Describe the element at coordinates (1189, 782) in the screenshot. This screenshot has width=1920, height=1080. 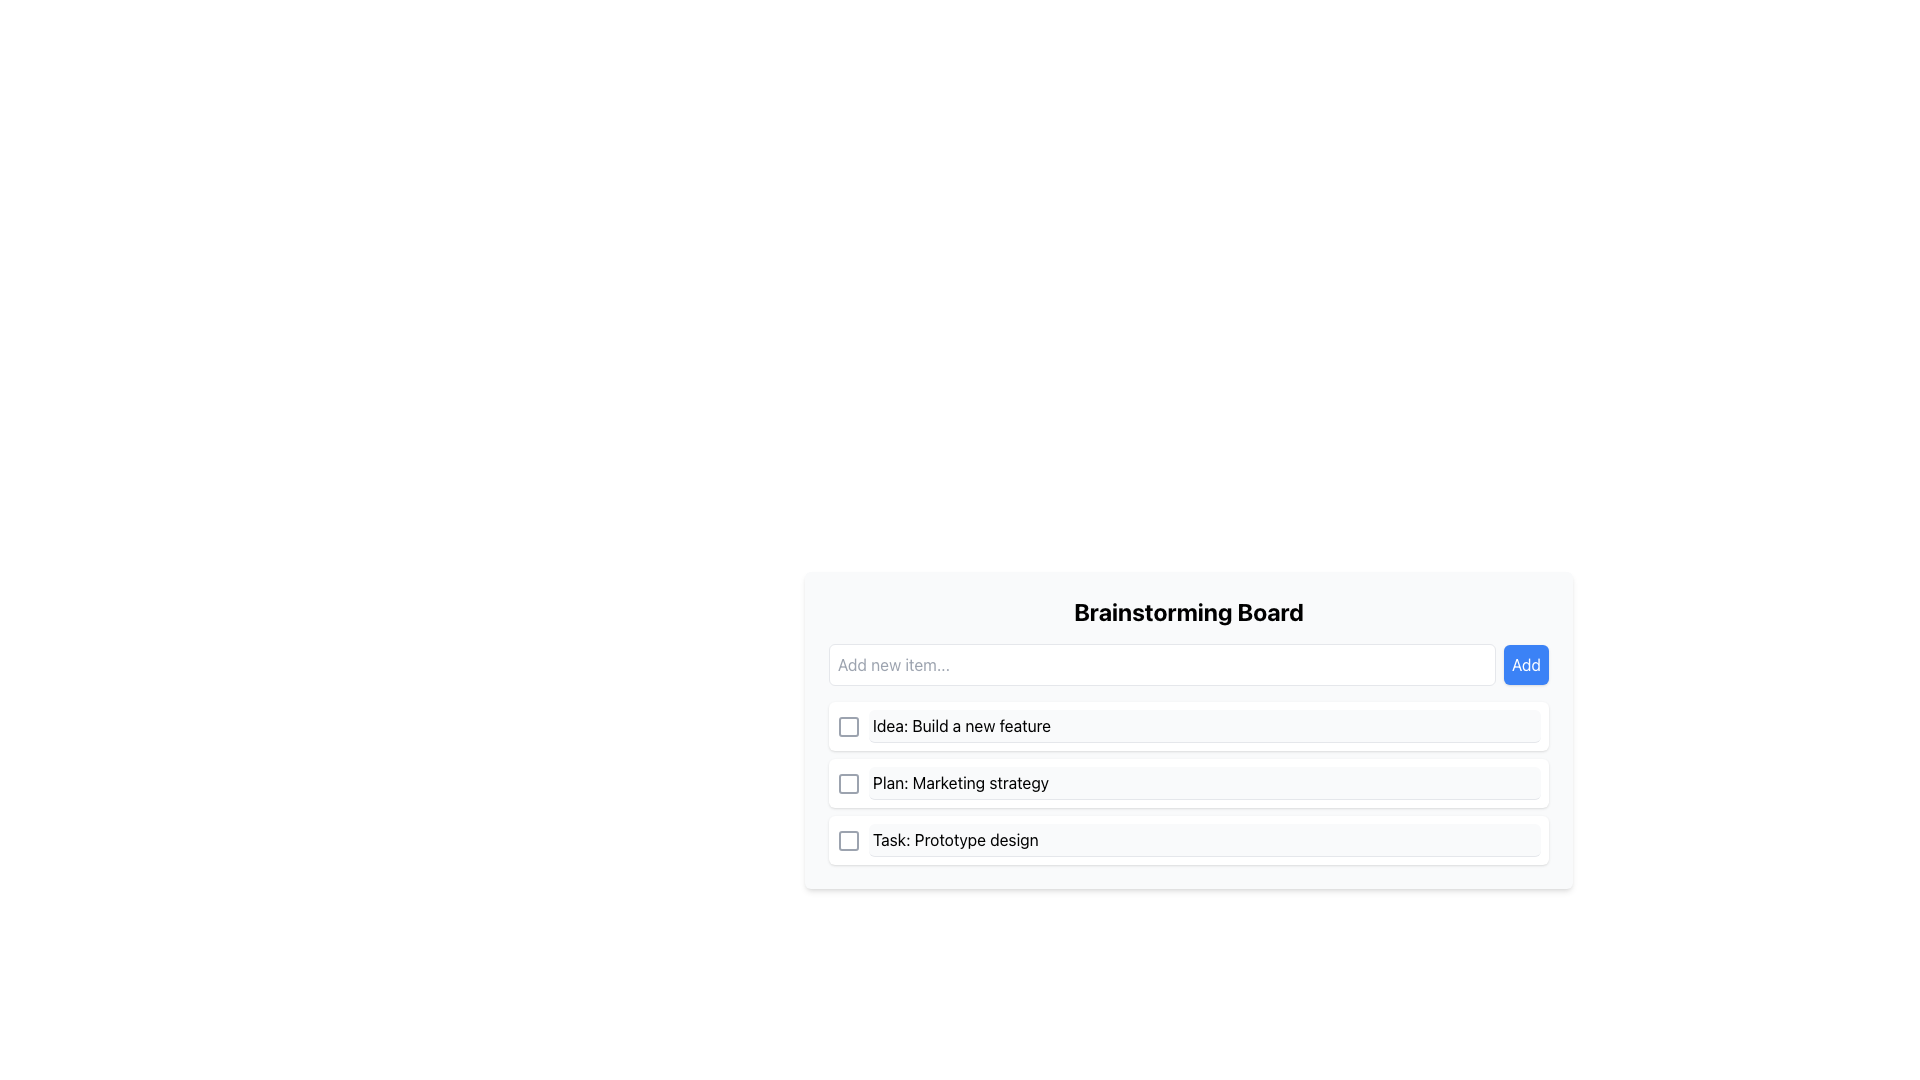
I see `the row labeled 'Plan: Marketing strategy'` at that location.